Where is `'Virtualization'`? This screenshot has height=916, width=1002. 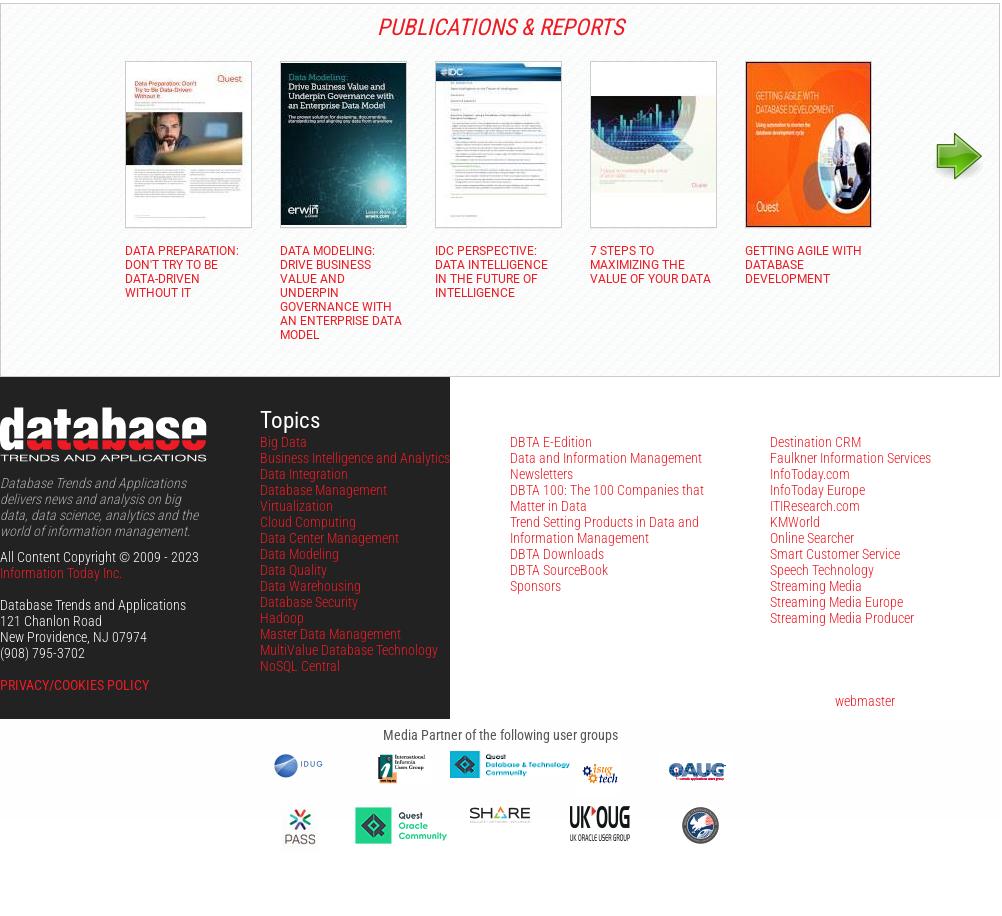
'Virtualization' is located at coordinates (295, 505).